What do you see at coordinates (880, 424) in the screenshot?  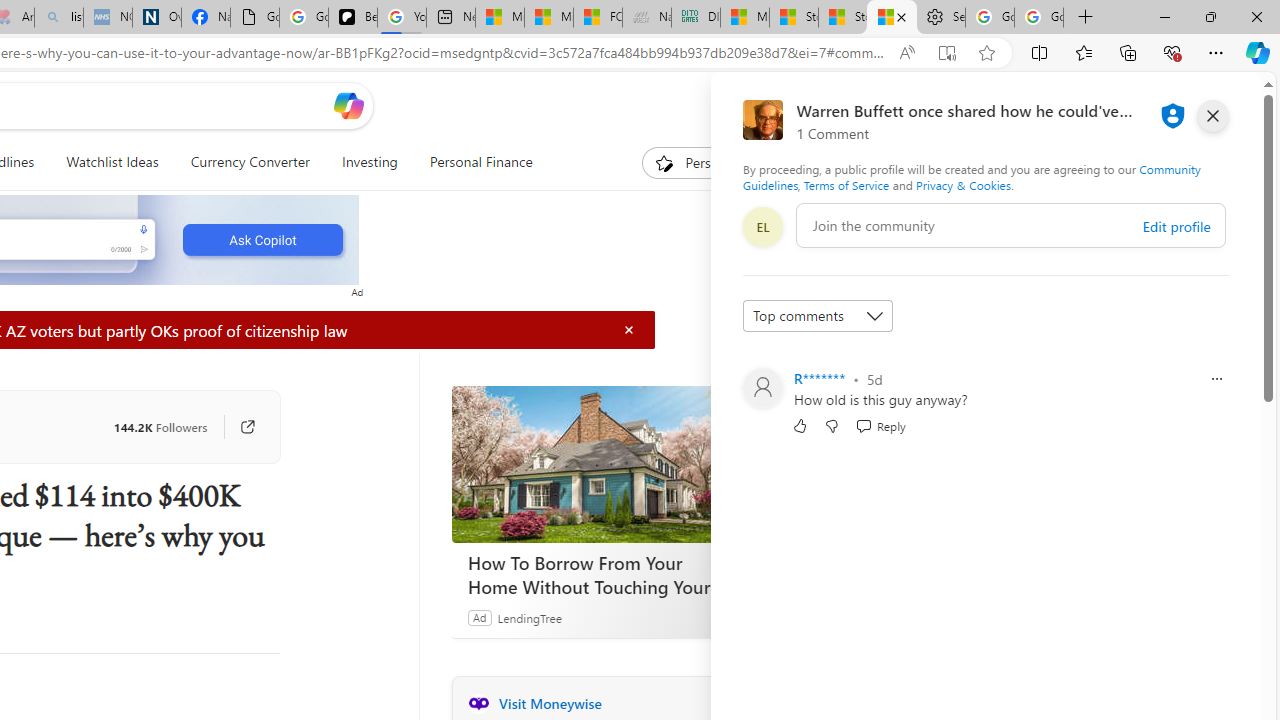 I see `'Reply Reply Comment'` at bounding box center [880, 424].